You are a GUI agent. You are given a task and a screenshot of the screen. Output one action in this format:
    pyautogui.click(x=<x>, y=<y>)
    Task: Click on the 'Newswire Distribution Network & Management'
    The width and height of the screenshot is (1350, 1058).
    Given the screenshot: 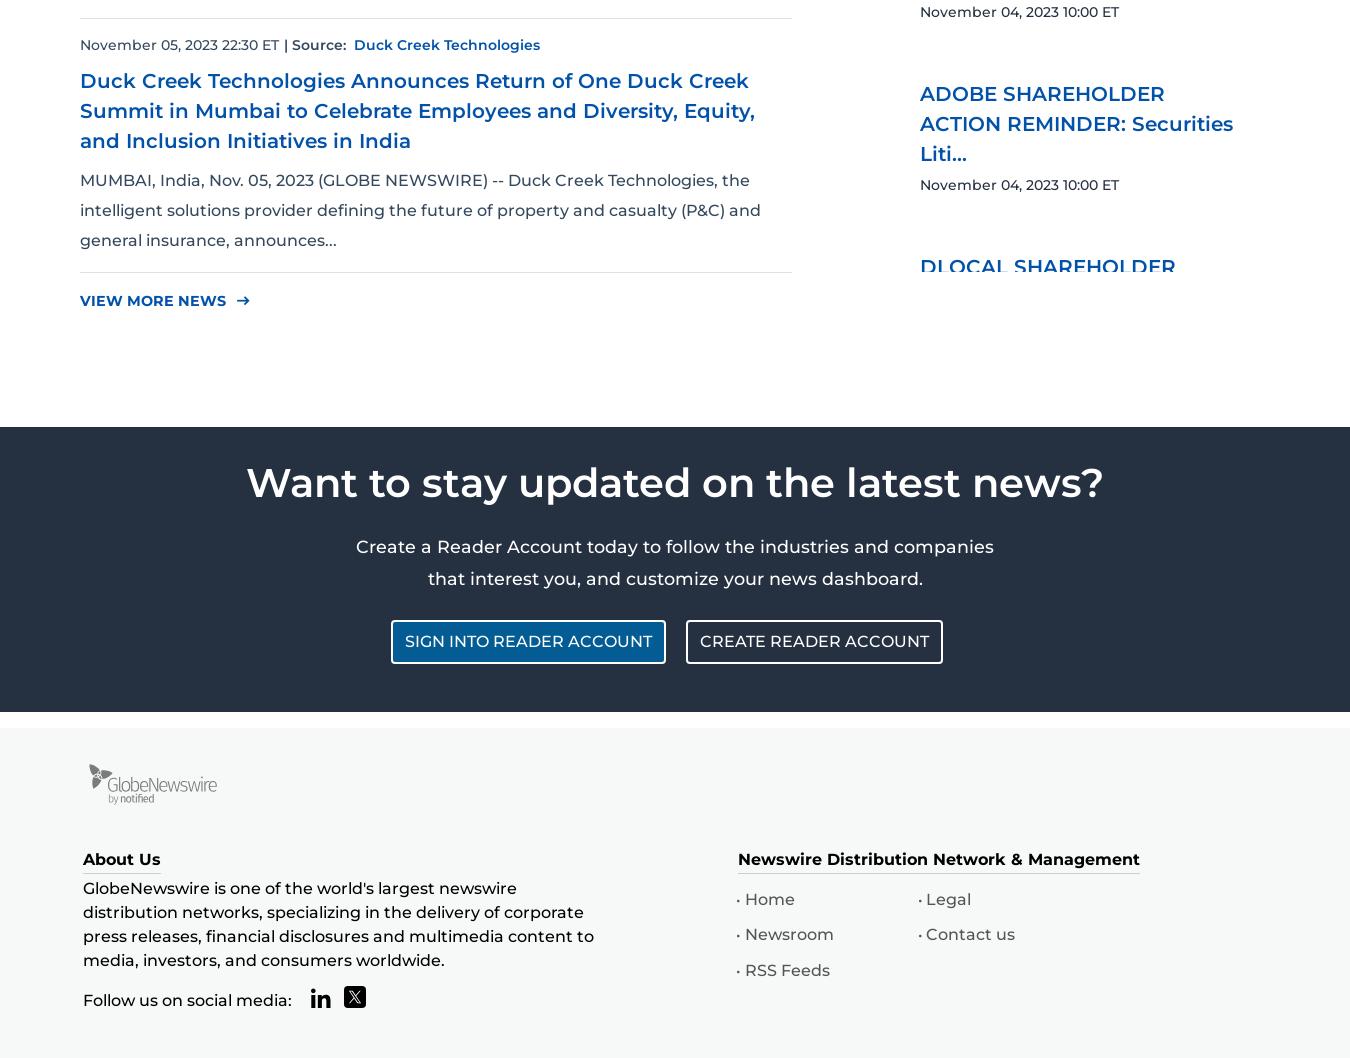 What is the action you would take?
    pyautogui.click(x=735, y=858)
    